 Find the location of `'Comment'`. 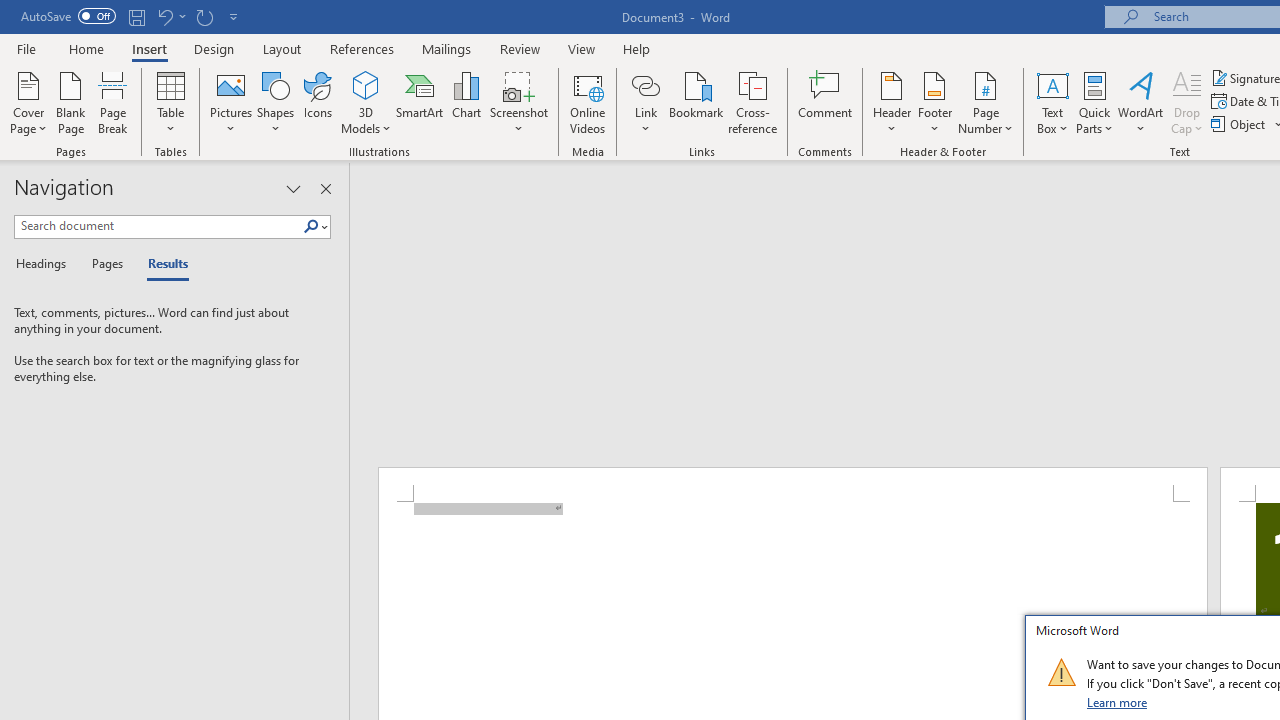

'Comment' is located at coordinates (825, 103).